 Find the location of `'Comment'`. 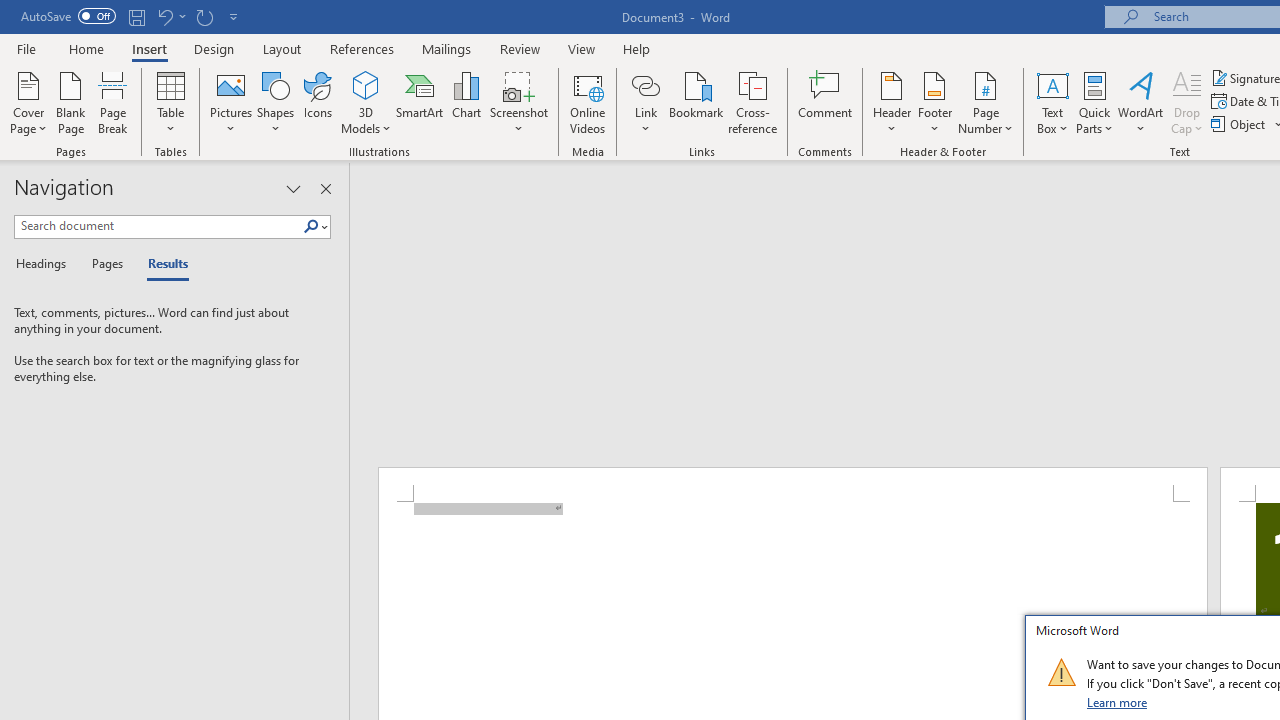

'Comment' is located at coordinates (825, 103).